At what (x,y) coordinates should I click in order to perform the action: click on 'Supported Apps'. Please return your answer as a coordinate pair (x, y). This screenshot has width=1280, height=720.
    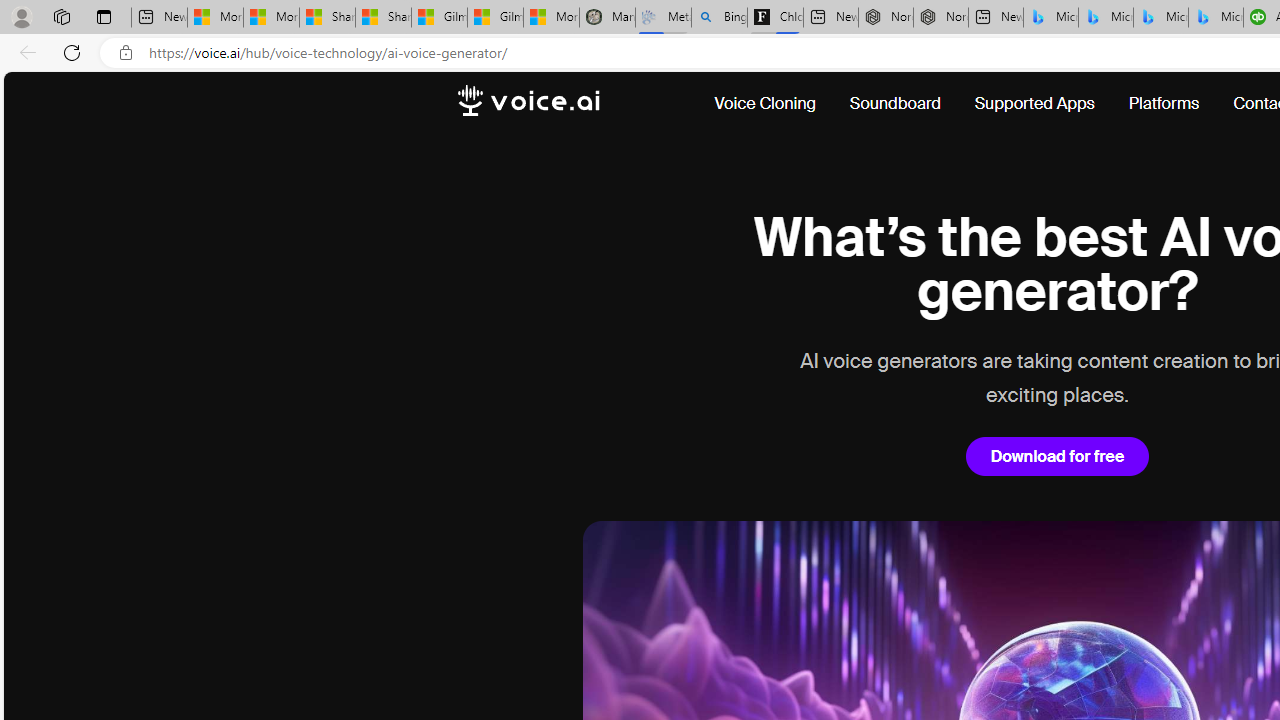
    Looking at the image, I should click on (1034, 104).